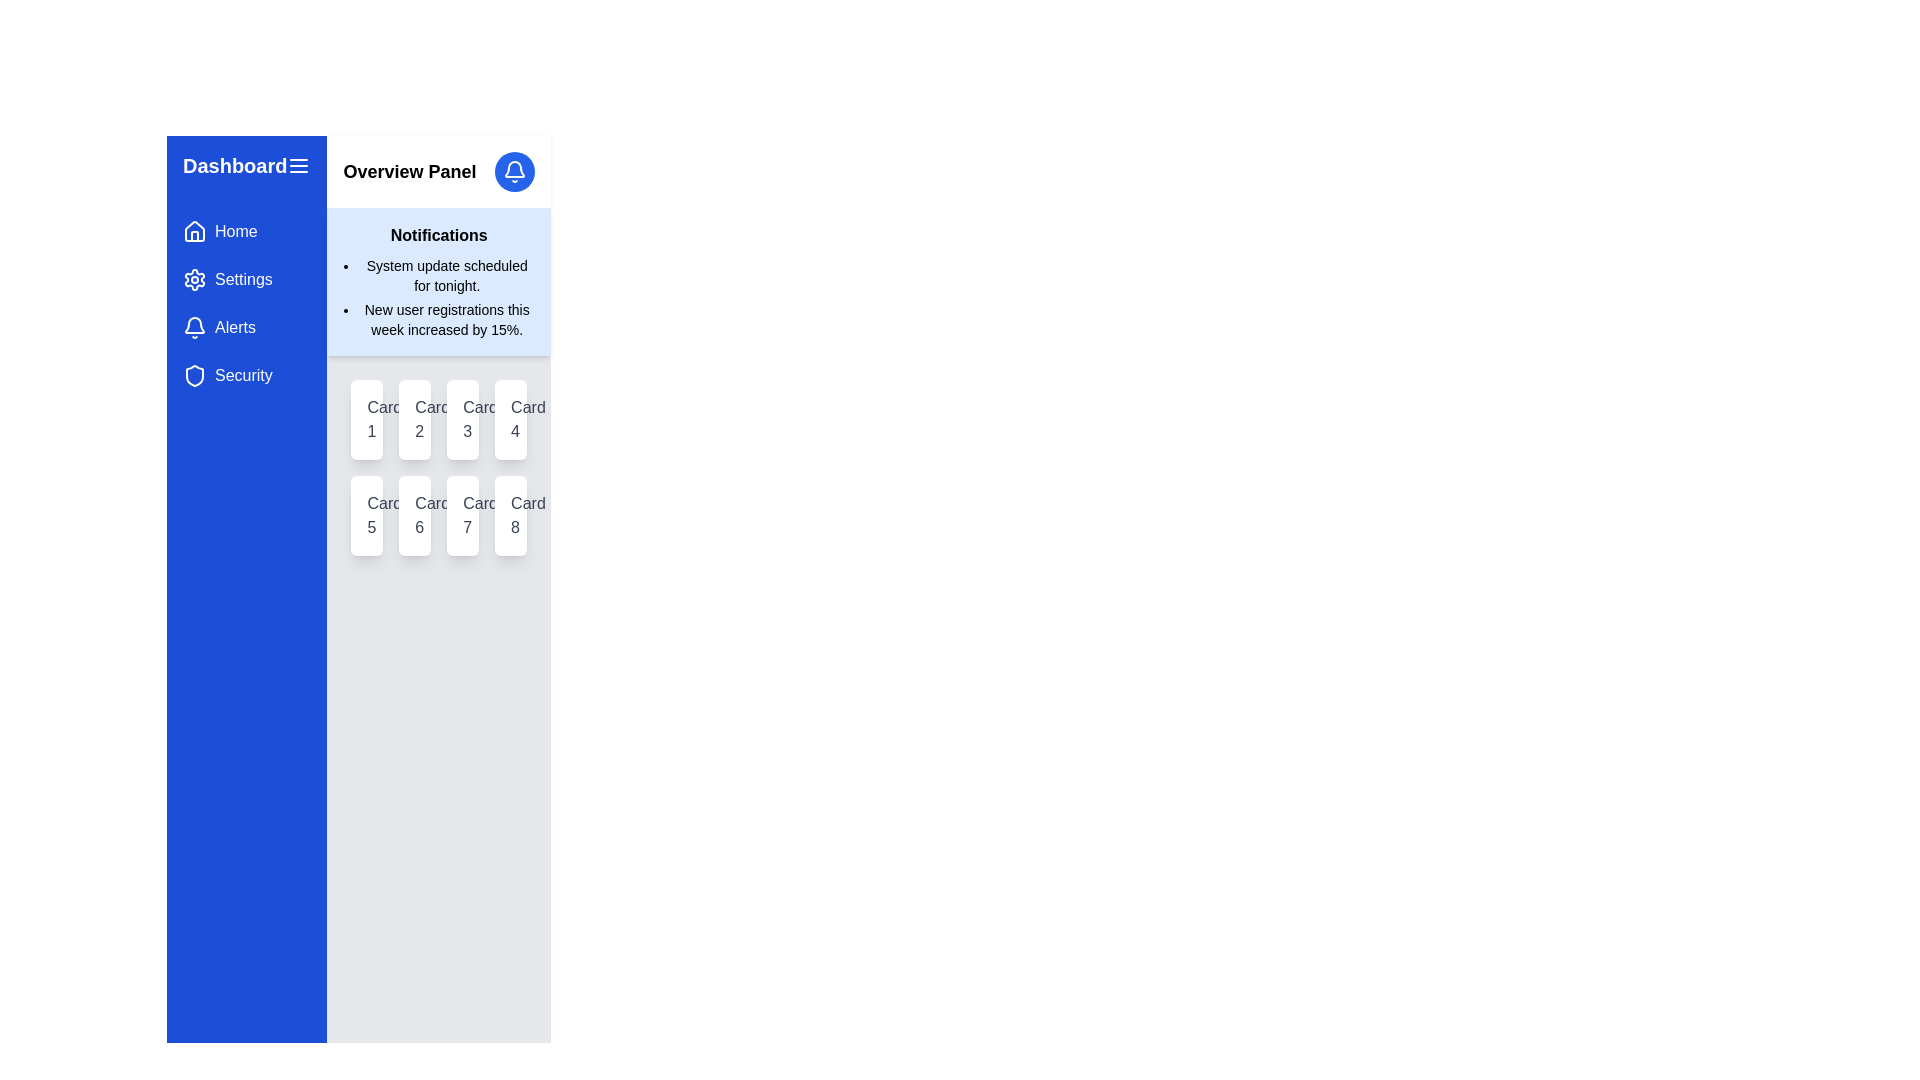 The height and width of the screenshot is (1080, 1920). Describe the element at coordinates (462, 419) in the screenshot. I see `'Card 3' located in the 'Overview Panel' section` at that location.